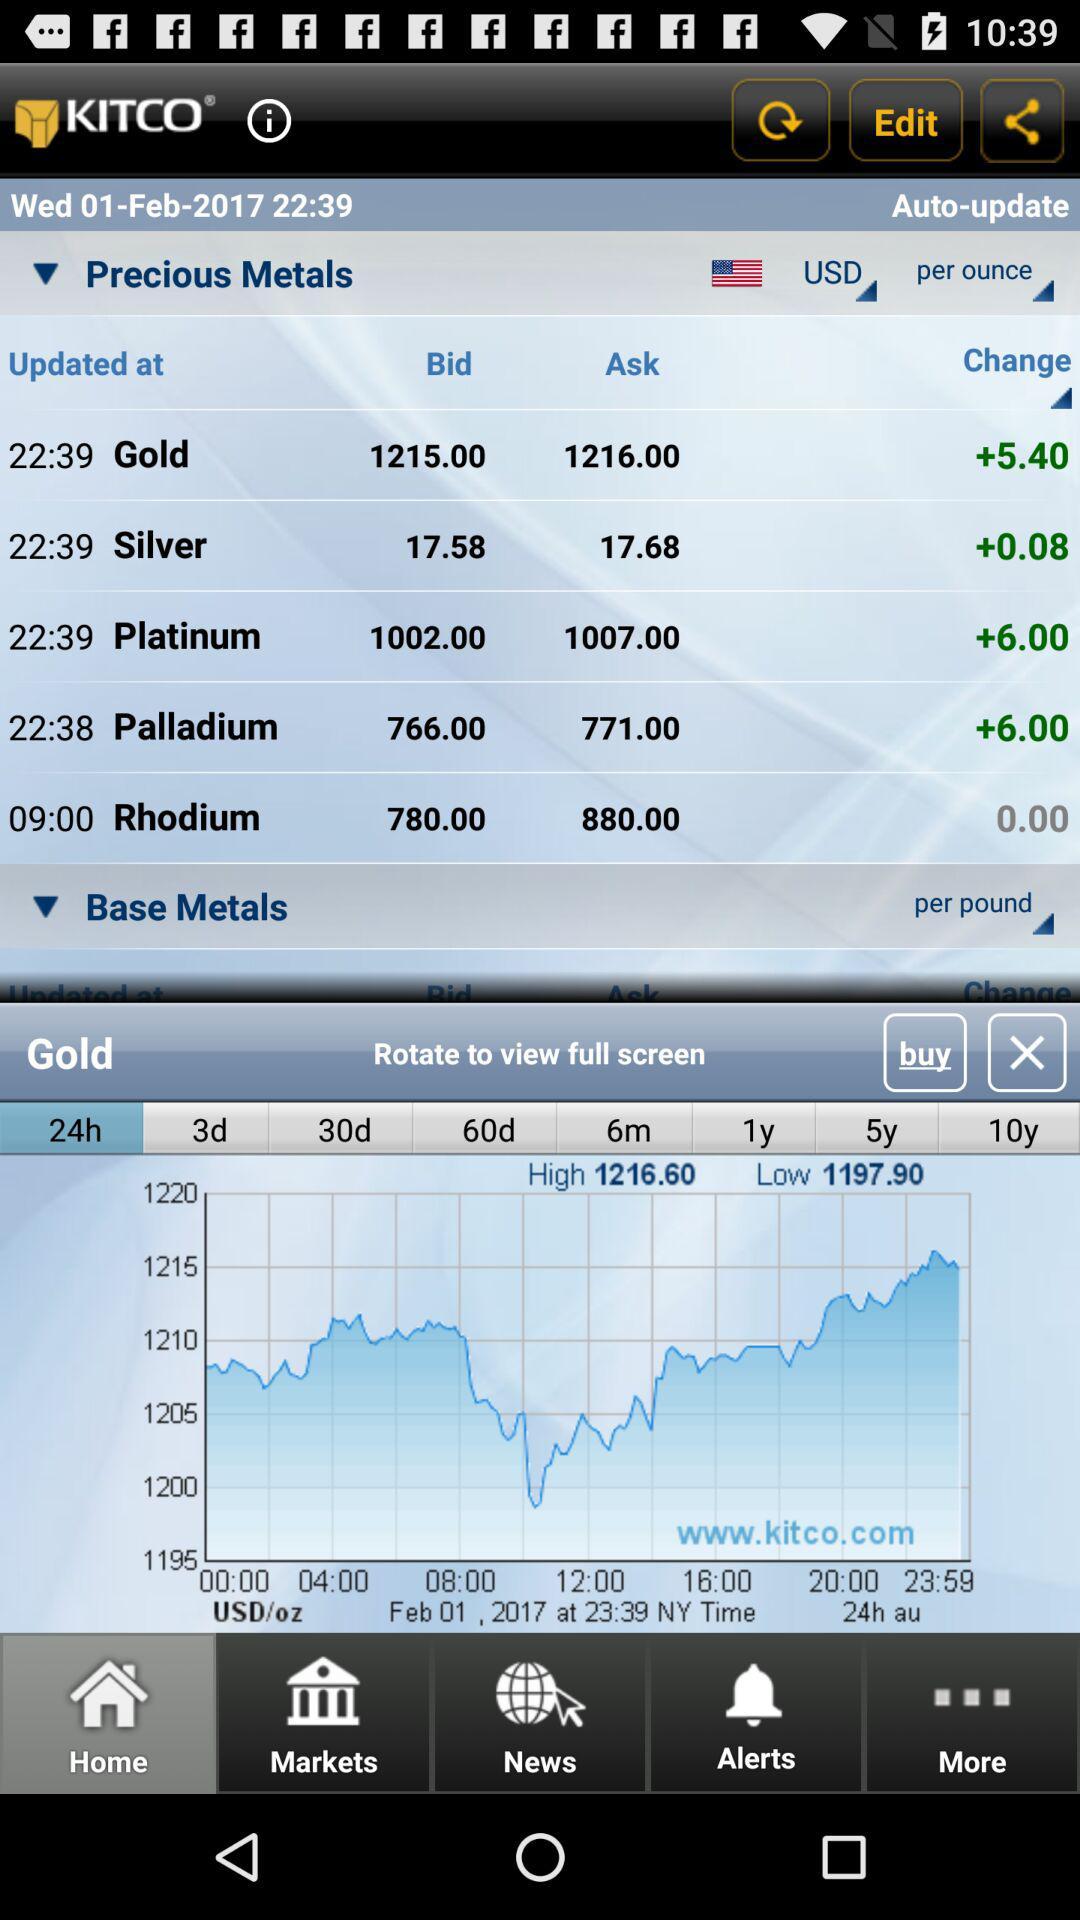 The height and width of the screenshot is (1920, 1080). What do you see at coordinates (624, 1129) in the screenshot?
I see `the radio button to the left of the 1y item` at bounding box center [624, 1129].